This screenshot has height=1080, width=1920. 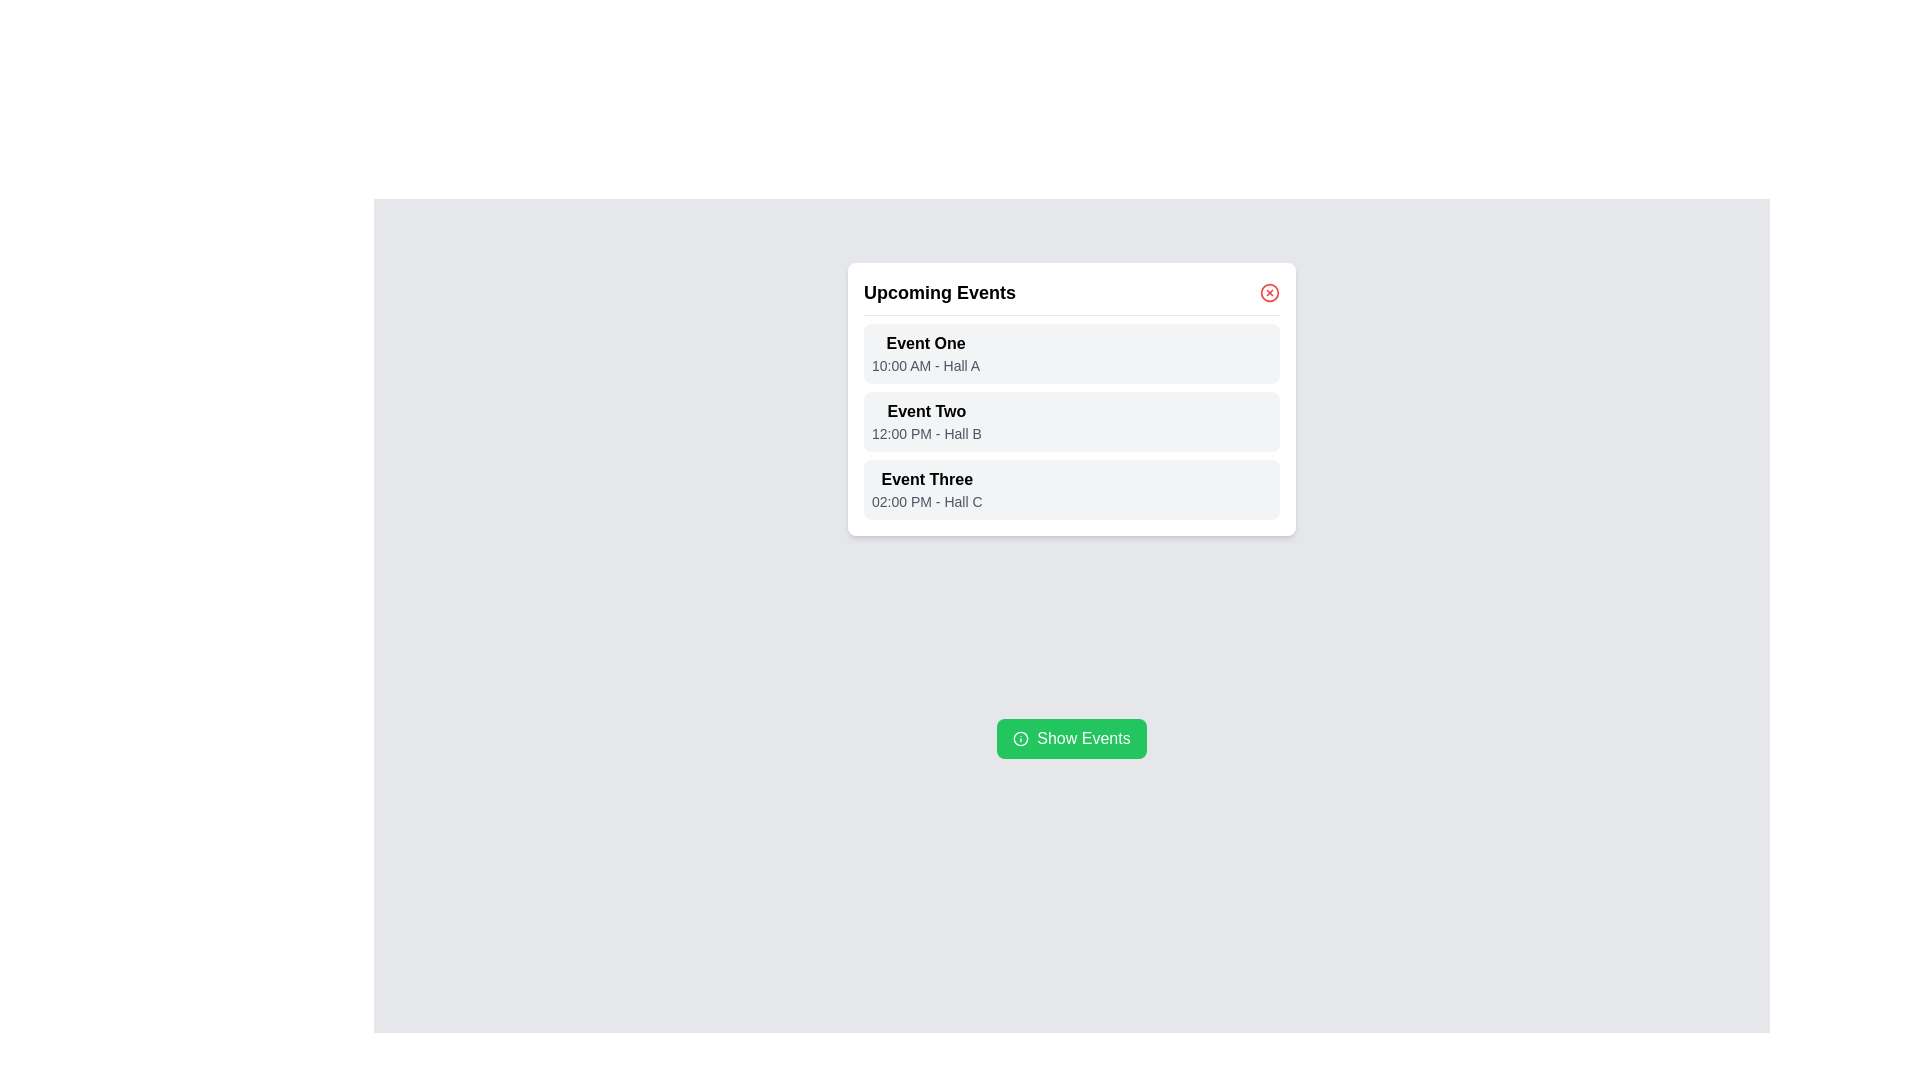 What do you see at coordinates (925, 366) in the screenshot?
I see `the Text label displaying time and location details for 'Event One', which is located below the text 'Event One' in the 'Upcoming Events' card` at bounding box center [925, 366].